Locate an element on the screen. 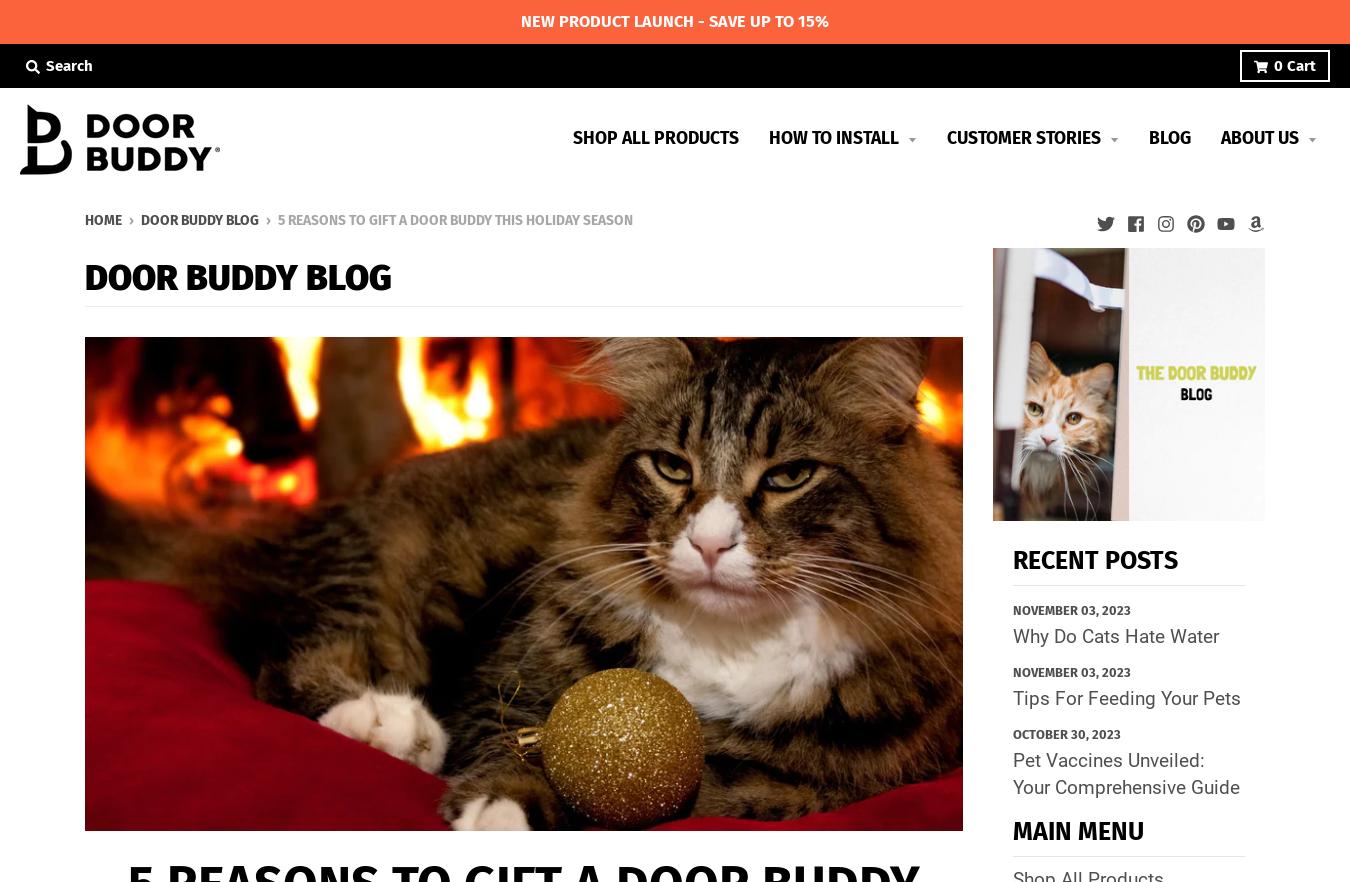 The height and width of the screenshot is (882, 1350). 'Search' is located at coordinates (68, 65).